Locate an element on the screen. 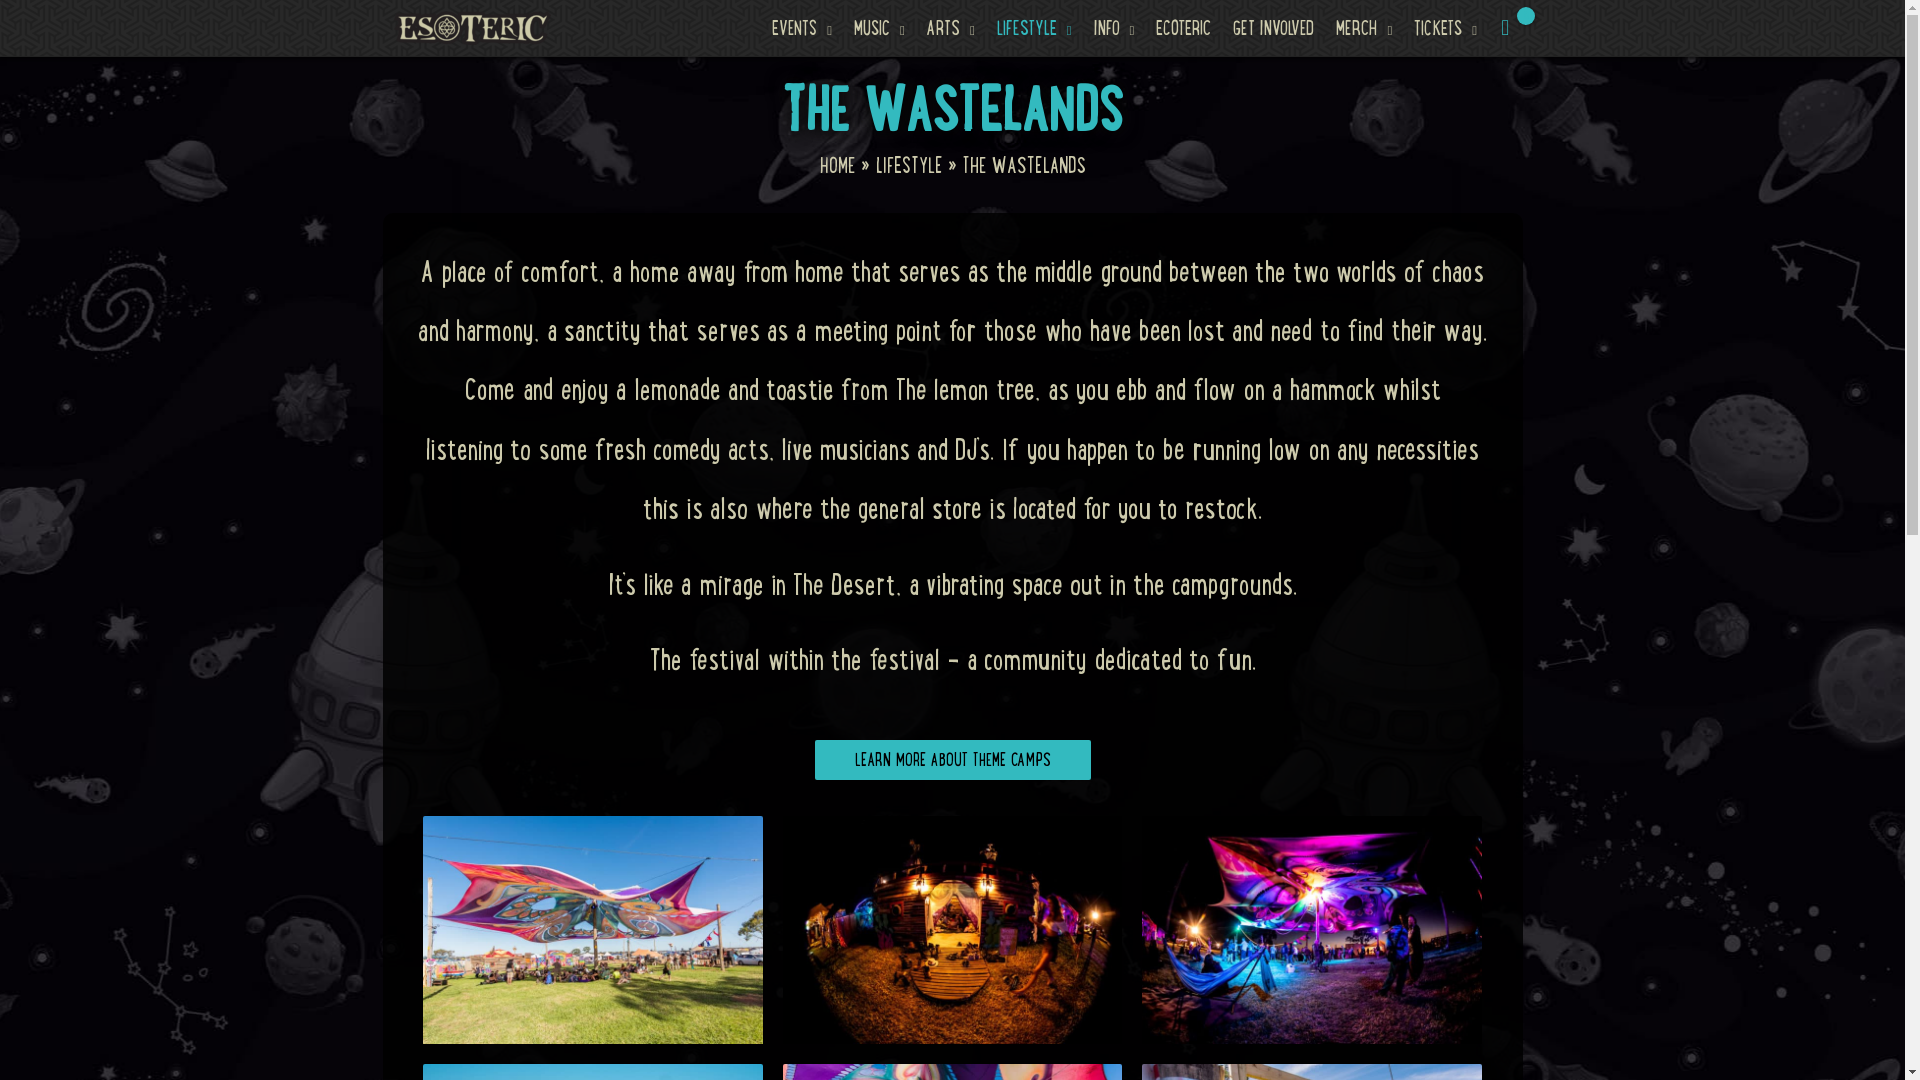 This screenshot has height=1080, width=1920. 'MERCH' is located at coordinates (1362, 27).